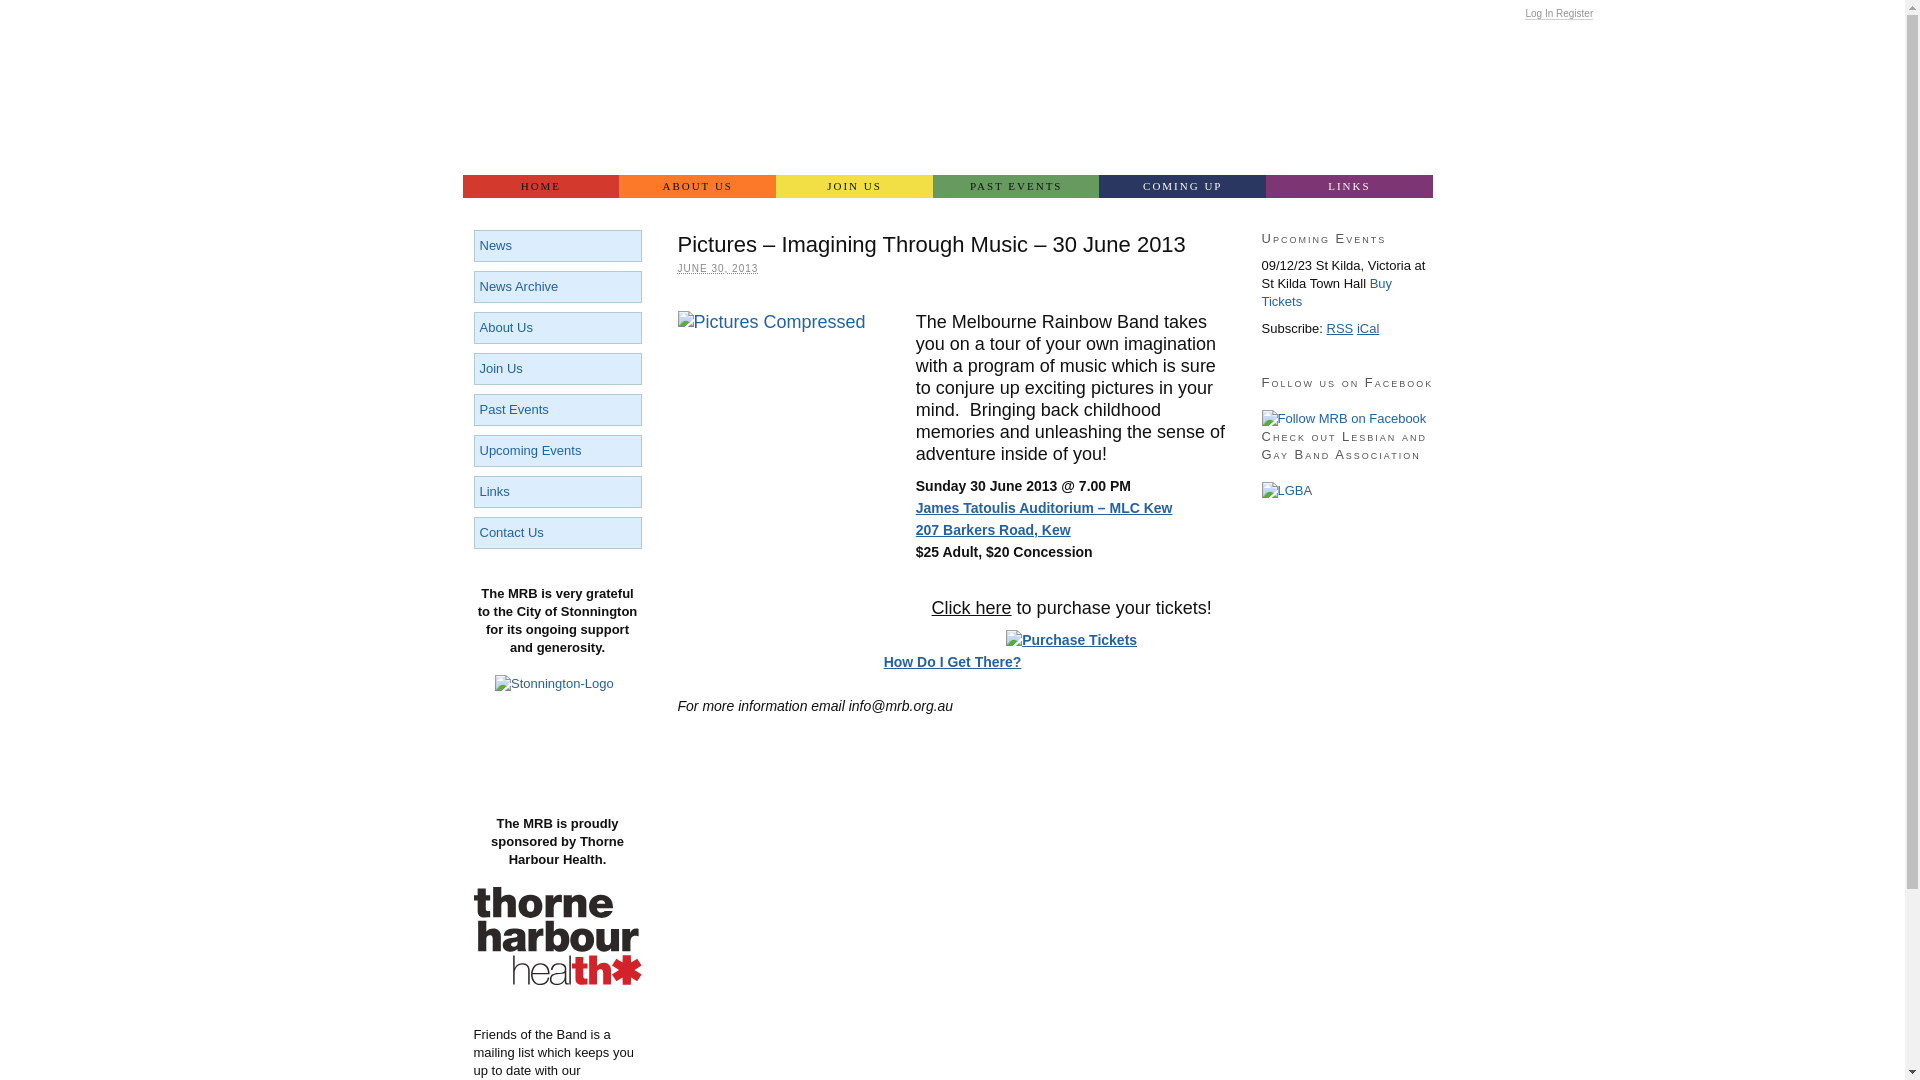 The height and width of the screenshot is (1080, 1920). I want to click on 'HOME', so click(540, 186).